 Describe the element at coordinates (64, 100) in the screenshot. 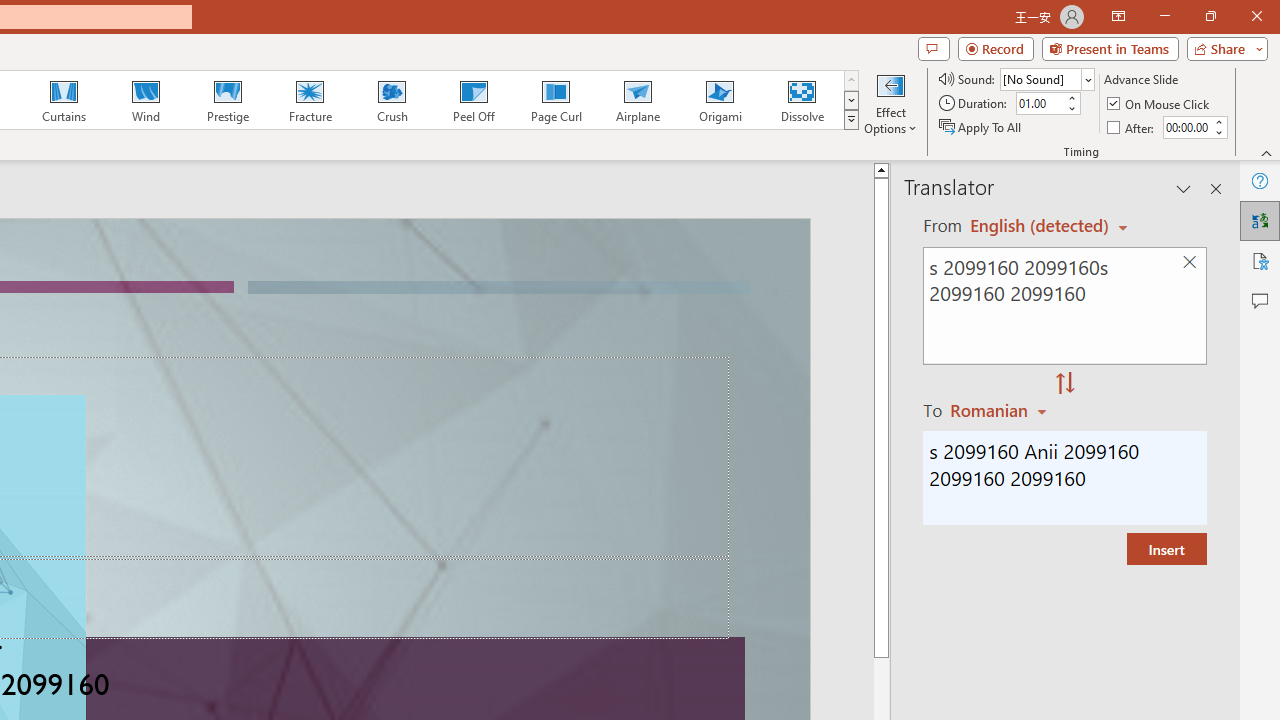

I see `'Curtains'` at that location.